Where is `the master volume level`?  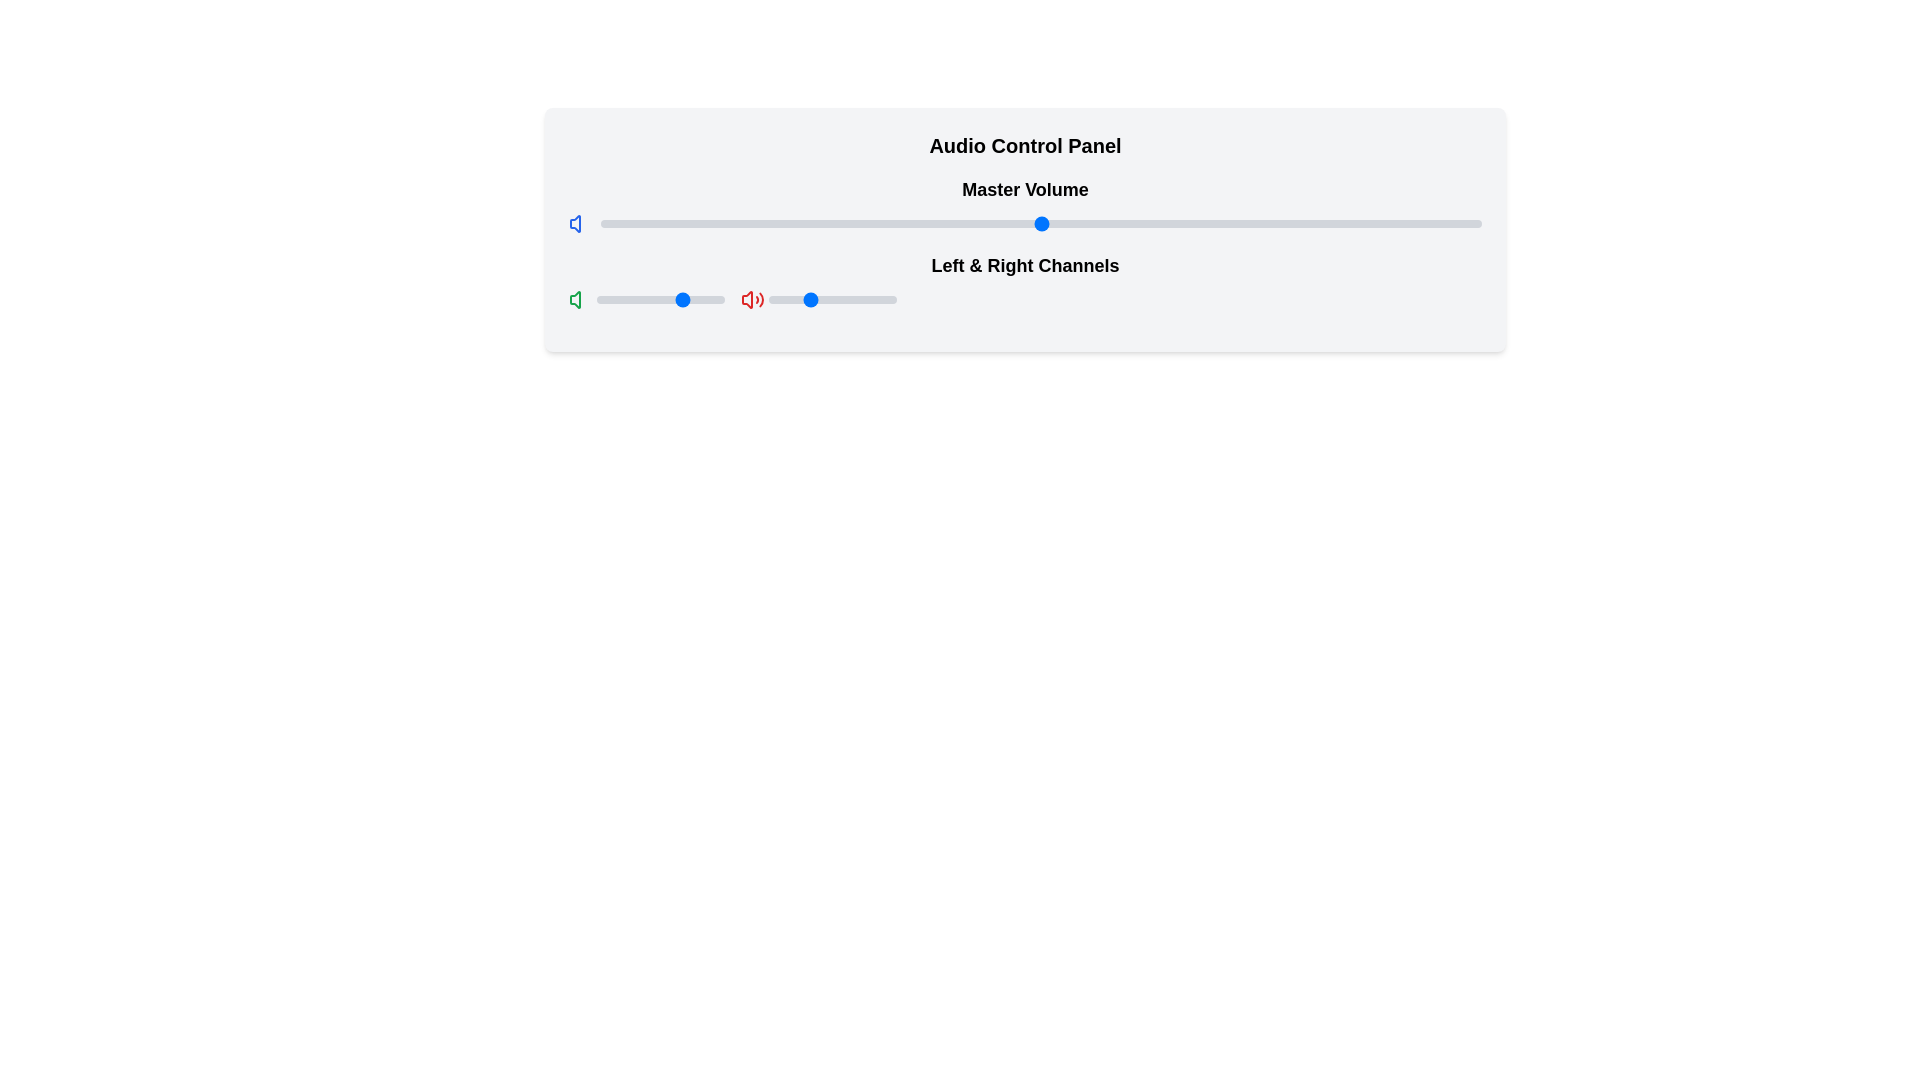 the master volume level is located at coordinates (952, 223).